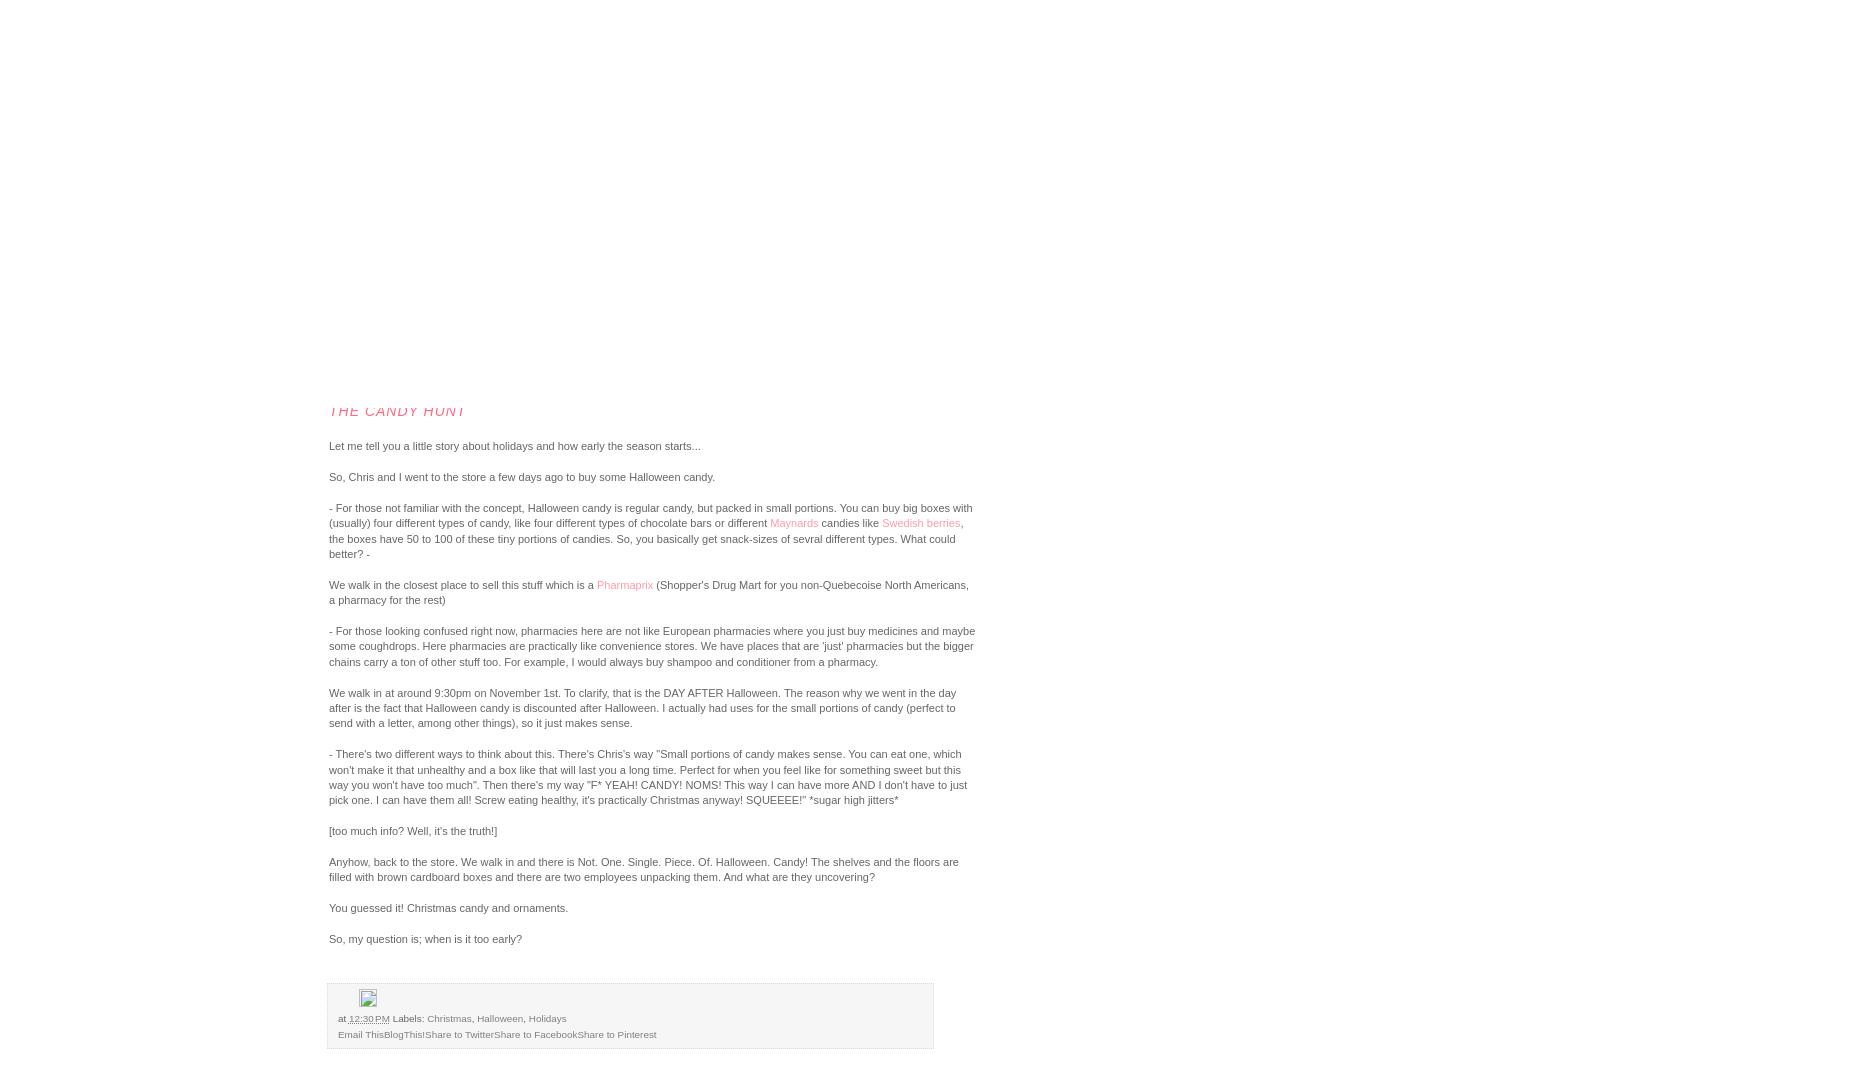 This screenshot has width=1858, height=1069. Describe the element at coordinates (499, 1018) in the screenshot. I see `'Halloween'` at that location.